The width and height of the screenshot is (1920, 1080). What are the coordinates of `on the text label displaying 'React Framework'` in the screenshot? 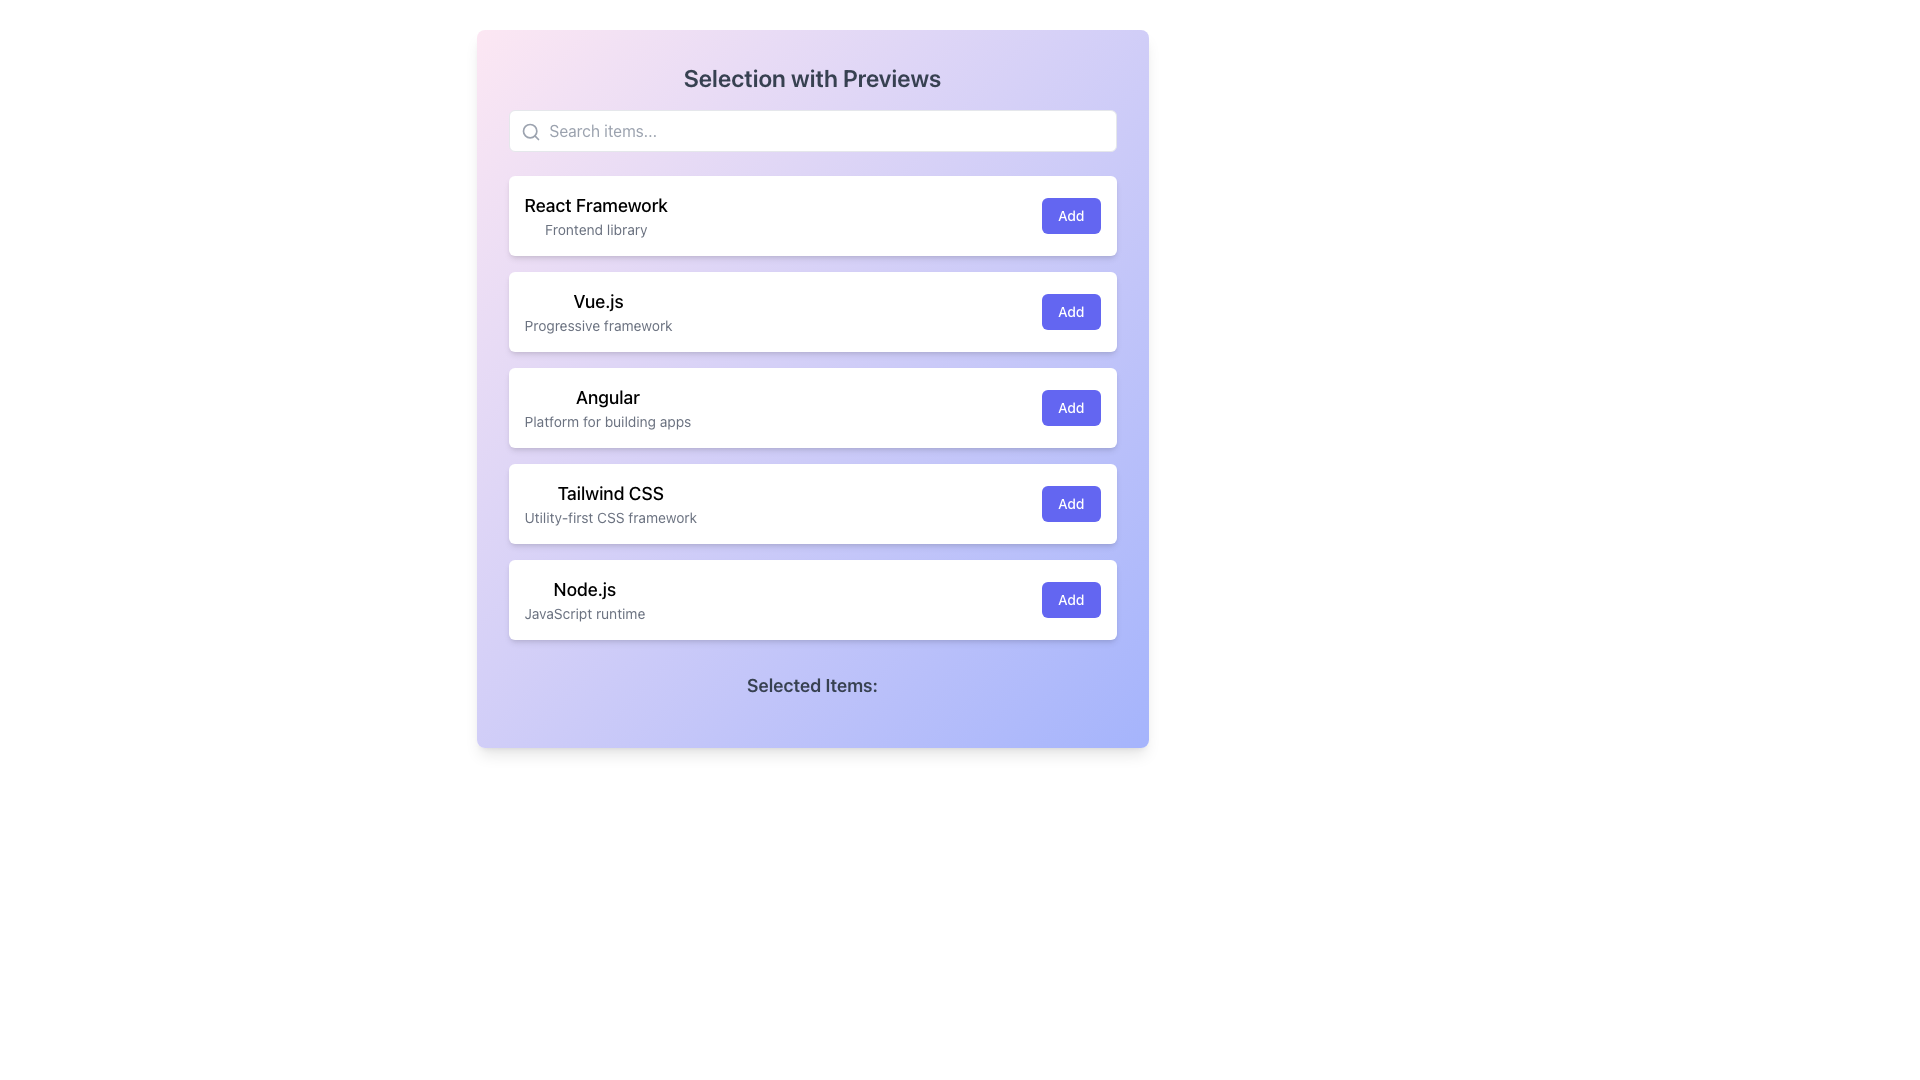 It's located at (595, 205).